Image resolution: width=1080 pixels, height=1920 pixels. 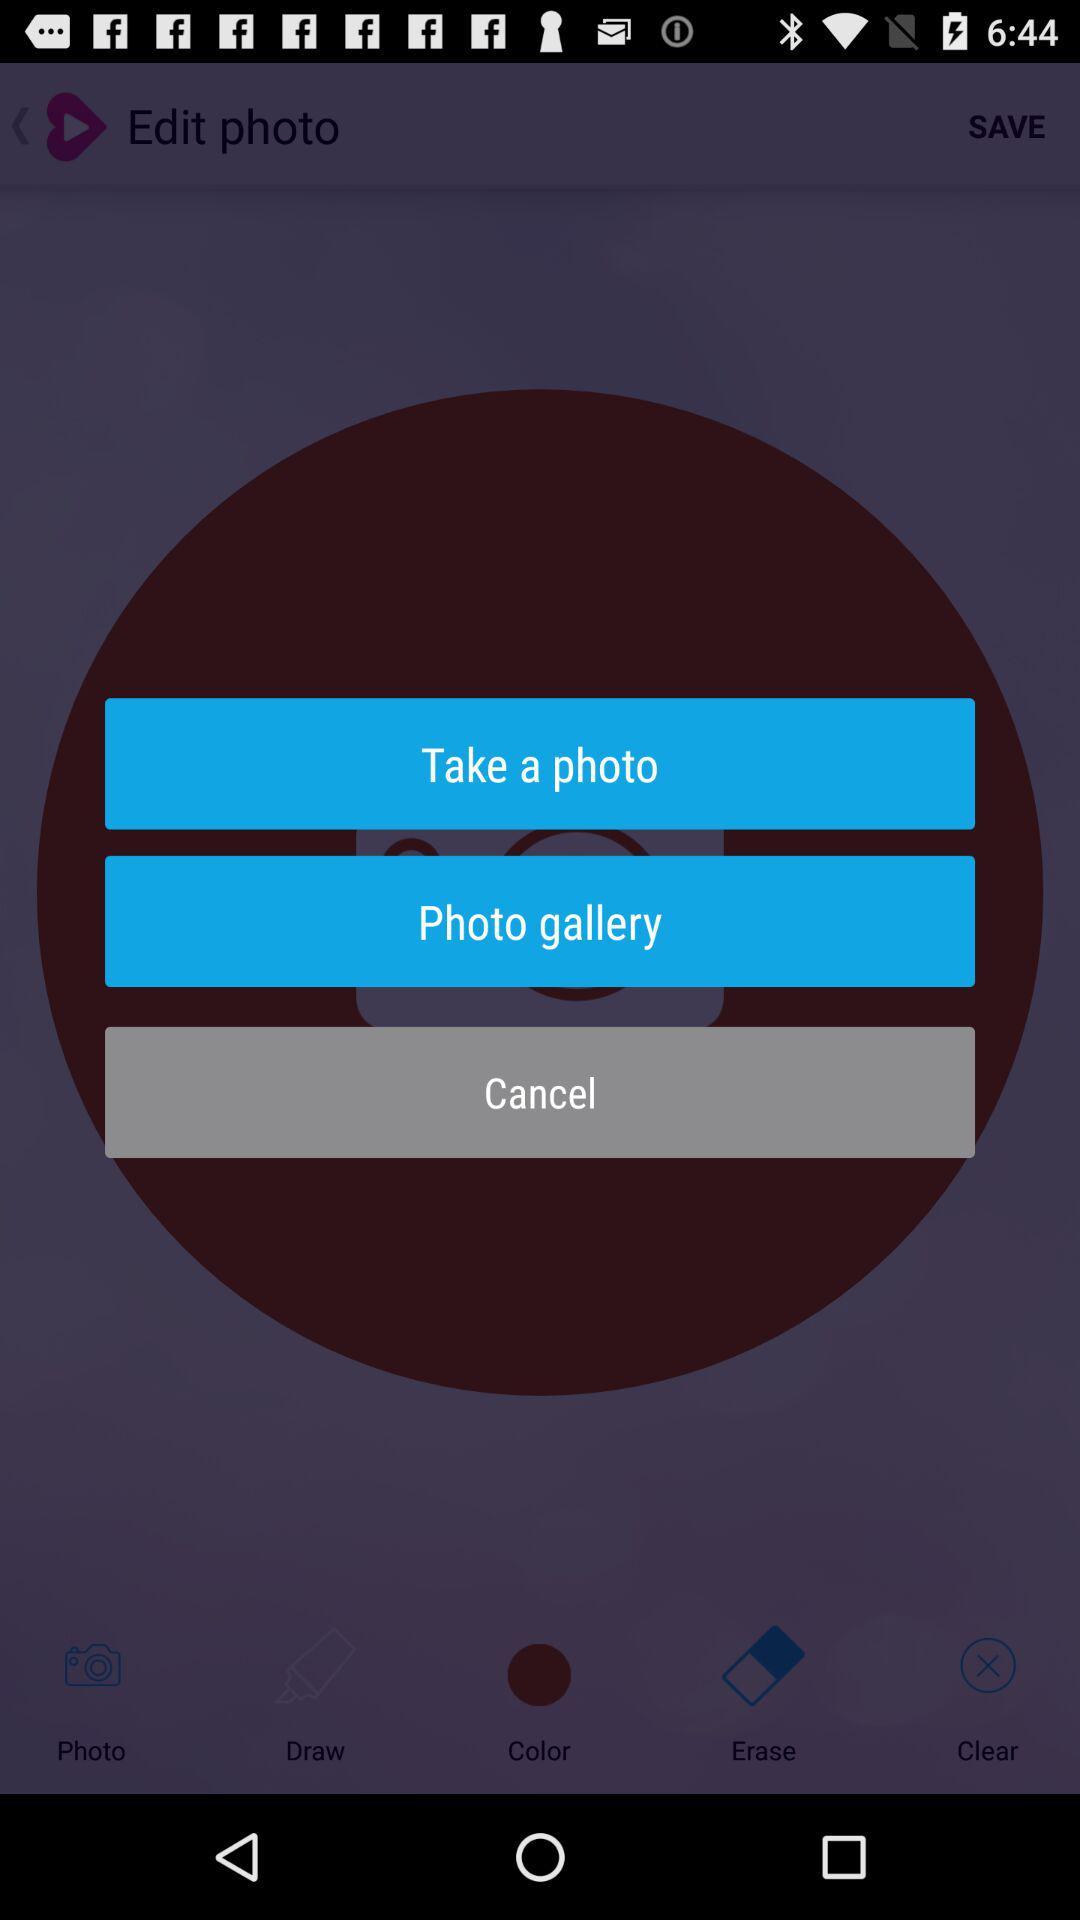 What do you see at coordinates (540, 762) in the screenshot?
I see `take a photo` at bounding box center [540, 762].